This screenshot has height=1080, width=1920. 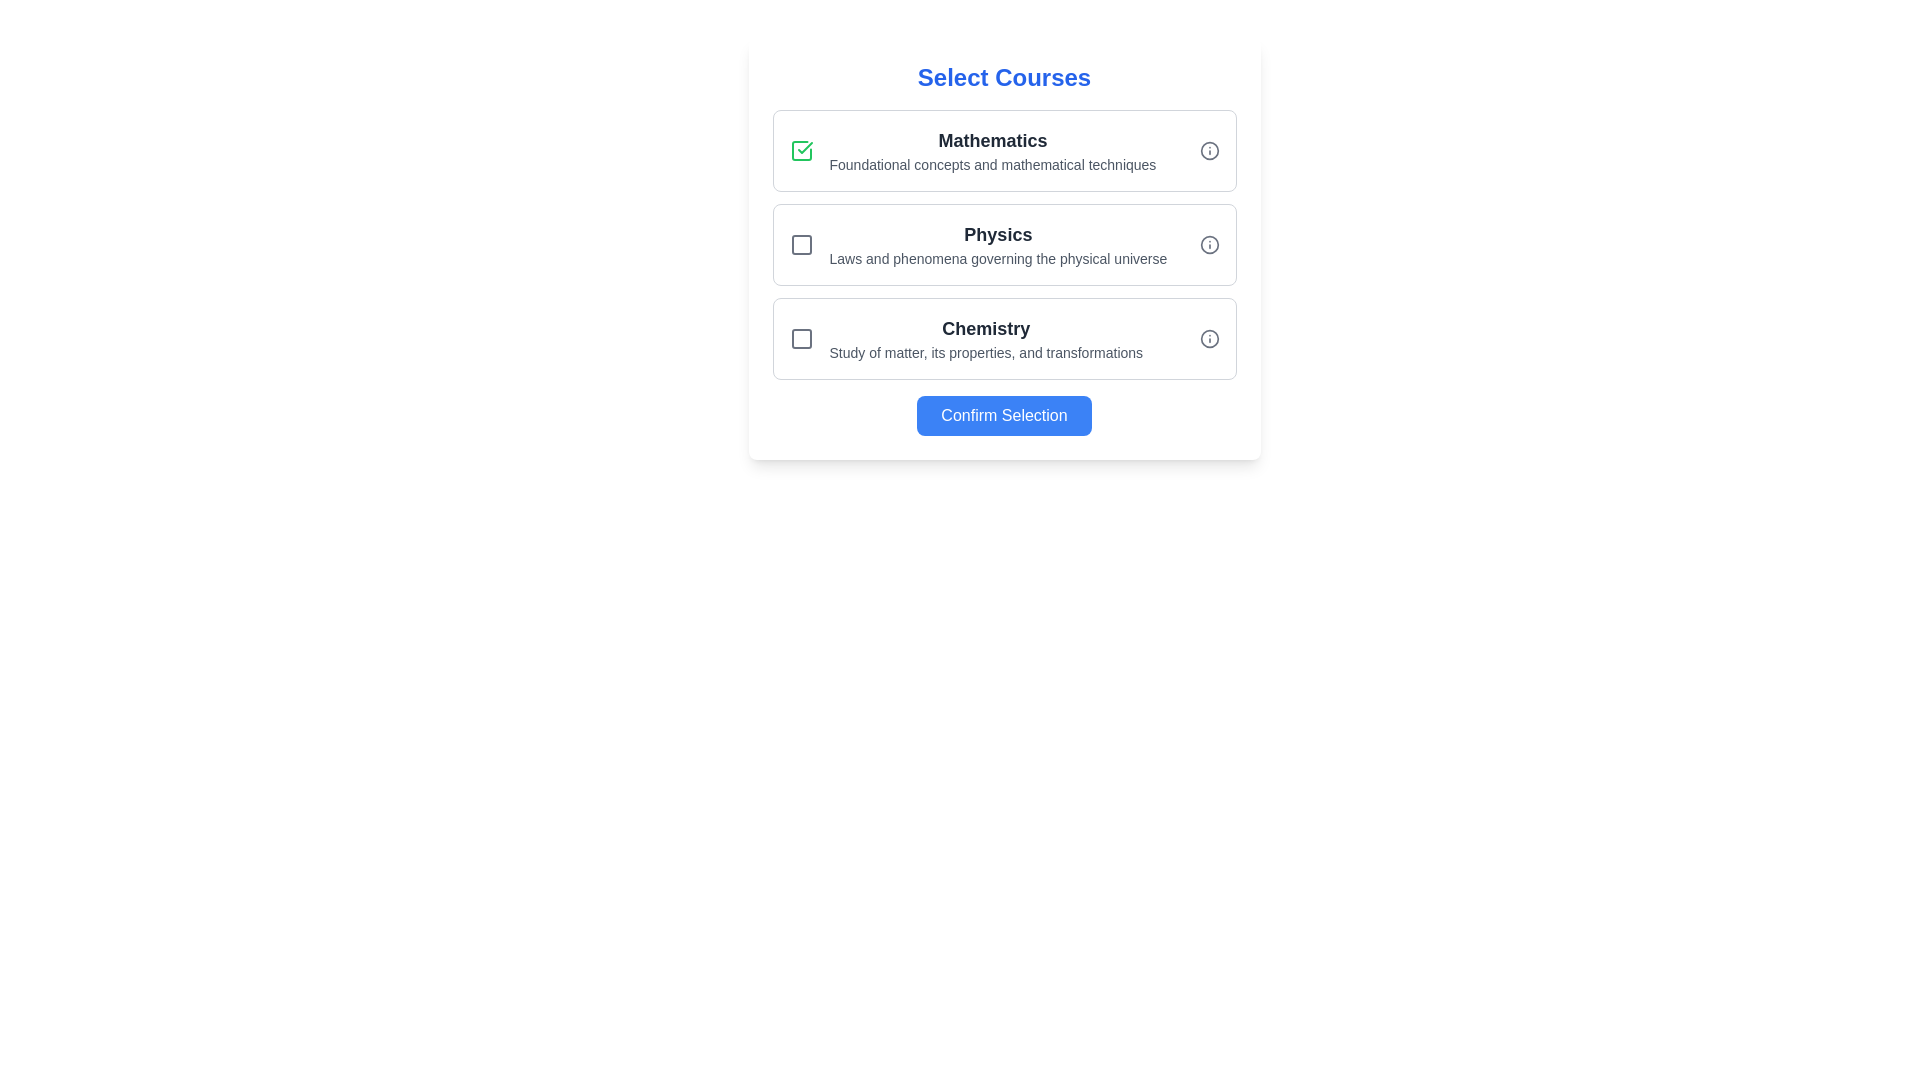 I want to click on the 'Physics' selectable option, the second item in a vertical list of selectable options, so click(x=978, y=244).